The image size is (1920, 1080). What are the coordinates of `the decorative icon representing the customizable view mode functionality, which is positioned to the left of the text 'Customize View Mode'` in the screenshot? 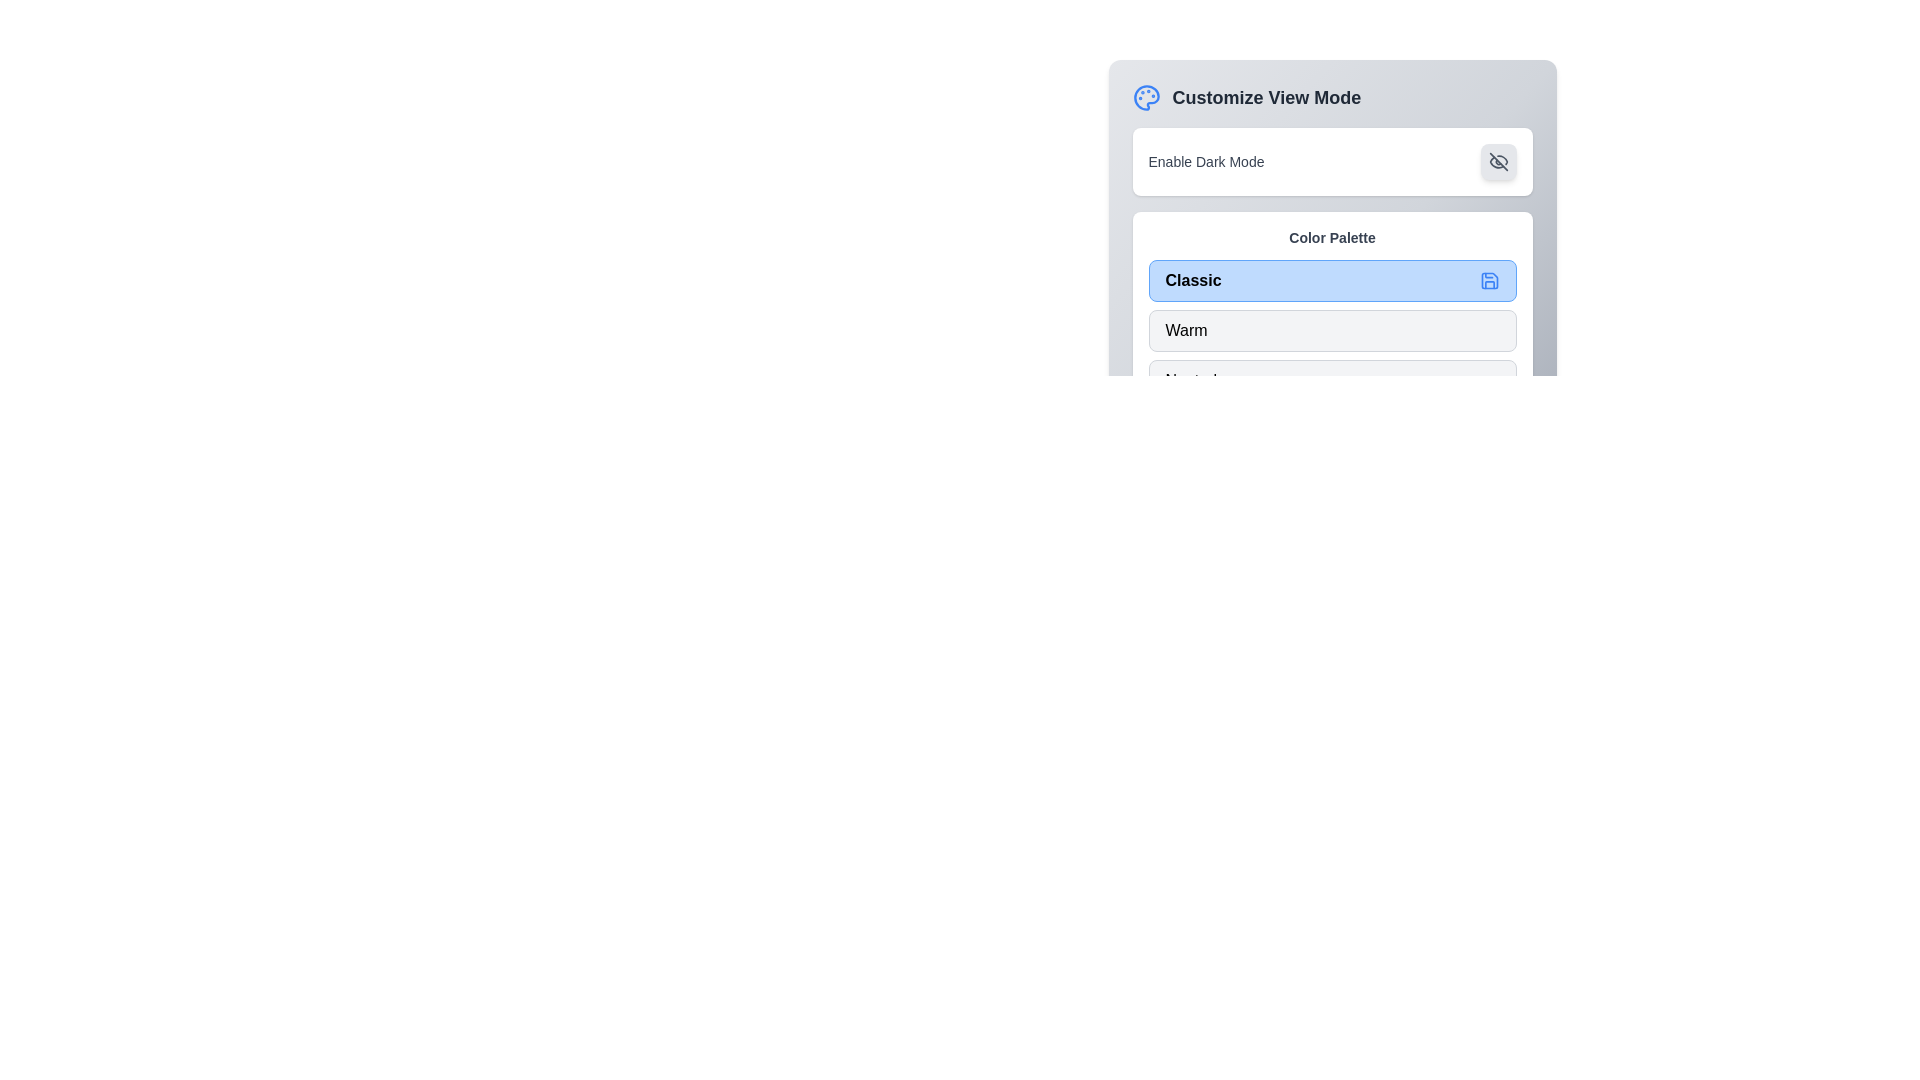 It's located at (1146, 97).